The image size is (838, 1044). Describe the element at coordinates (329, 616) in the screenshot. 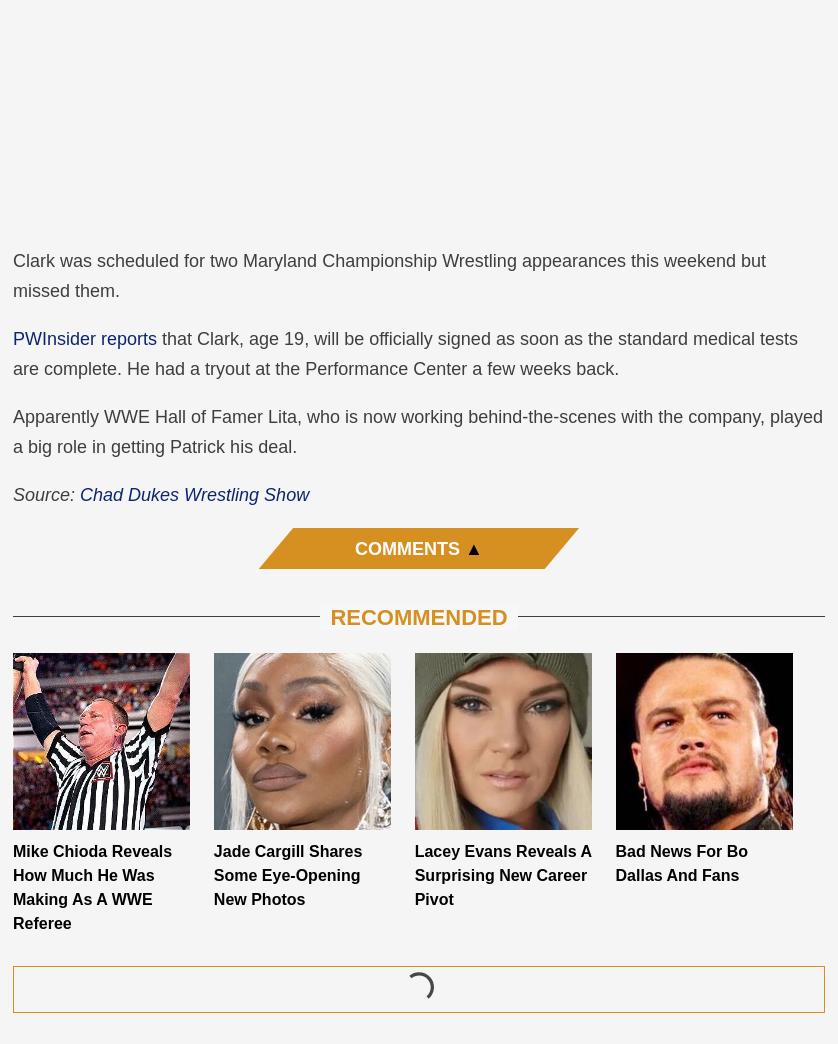

I see `'Recommended'` at that location.